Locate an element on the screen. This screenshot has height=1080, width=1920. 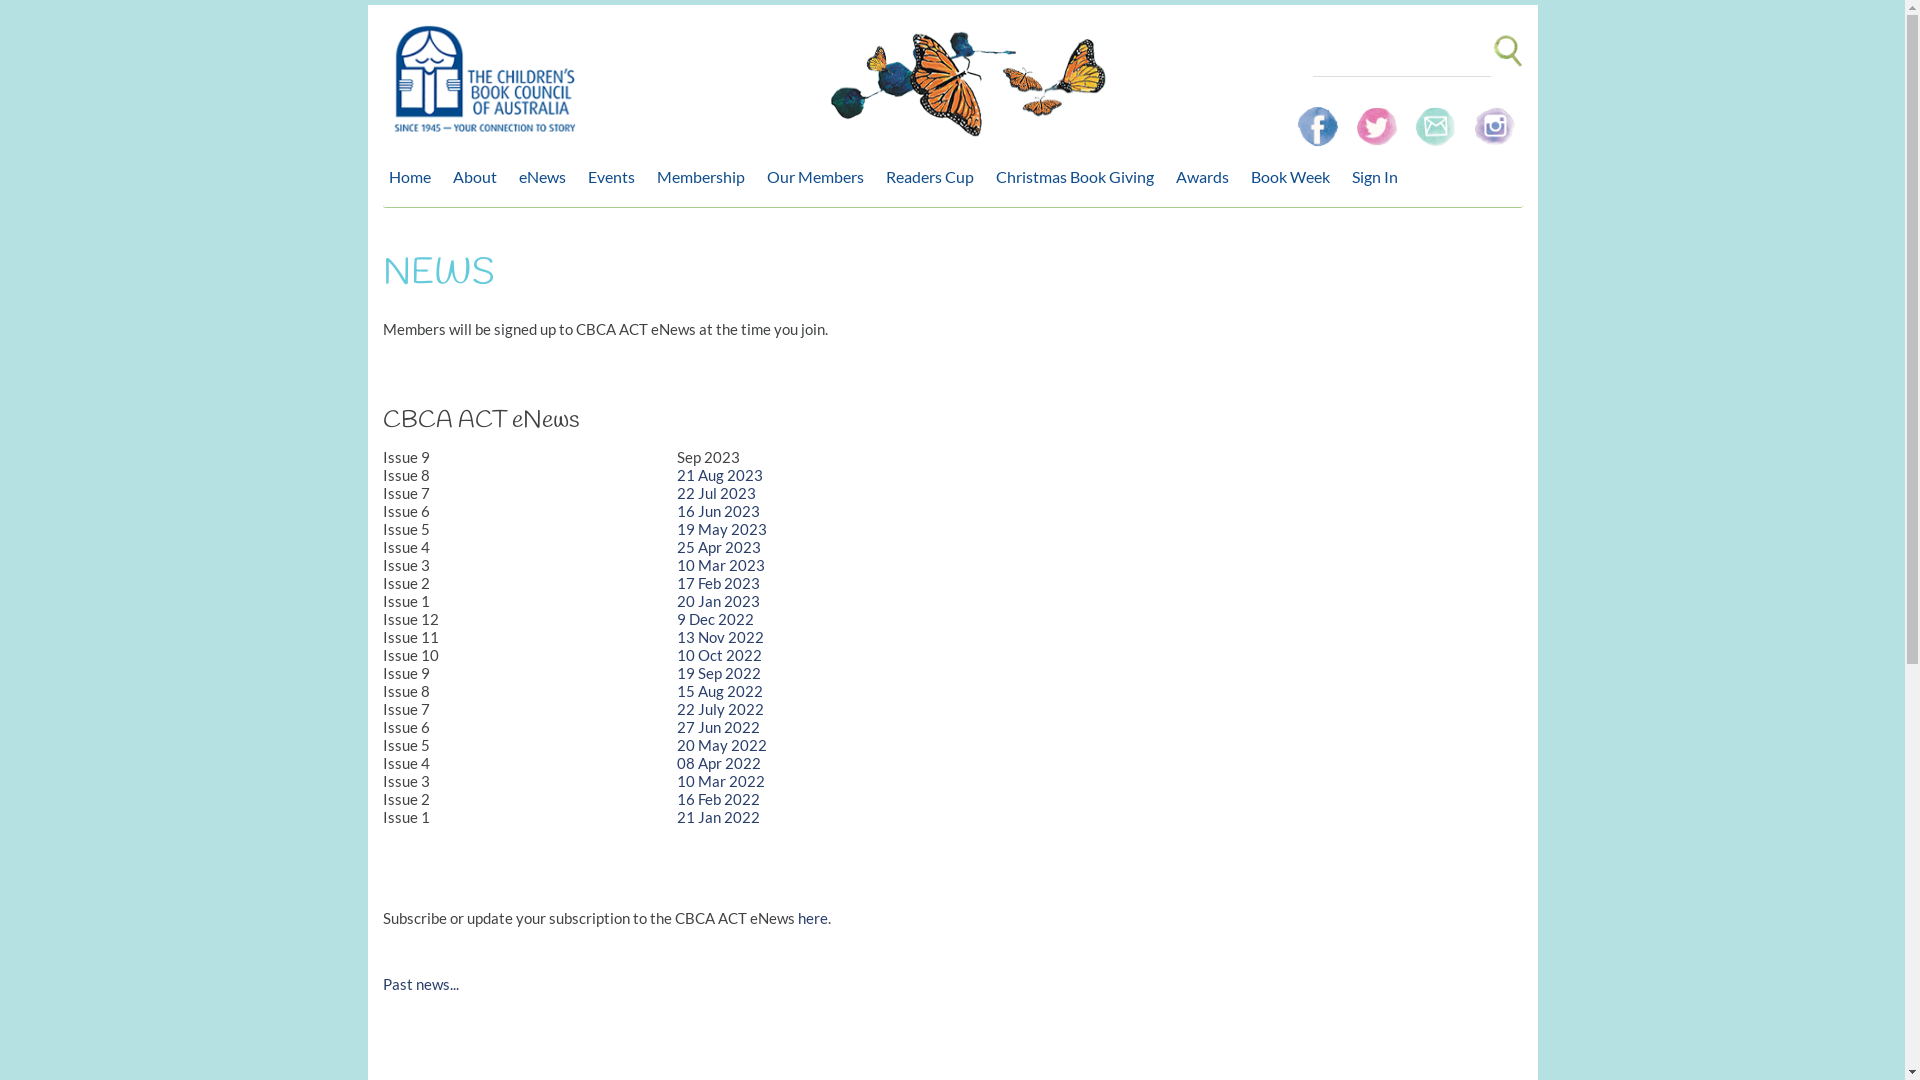
'Facebook' is located at coordinates (1319, 118).